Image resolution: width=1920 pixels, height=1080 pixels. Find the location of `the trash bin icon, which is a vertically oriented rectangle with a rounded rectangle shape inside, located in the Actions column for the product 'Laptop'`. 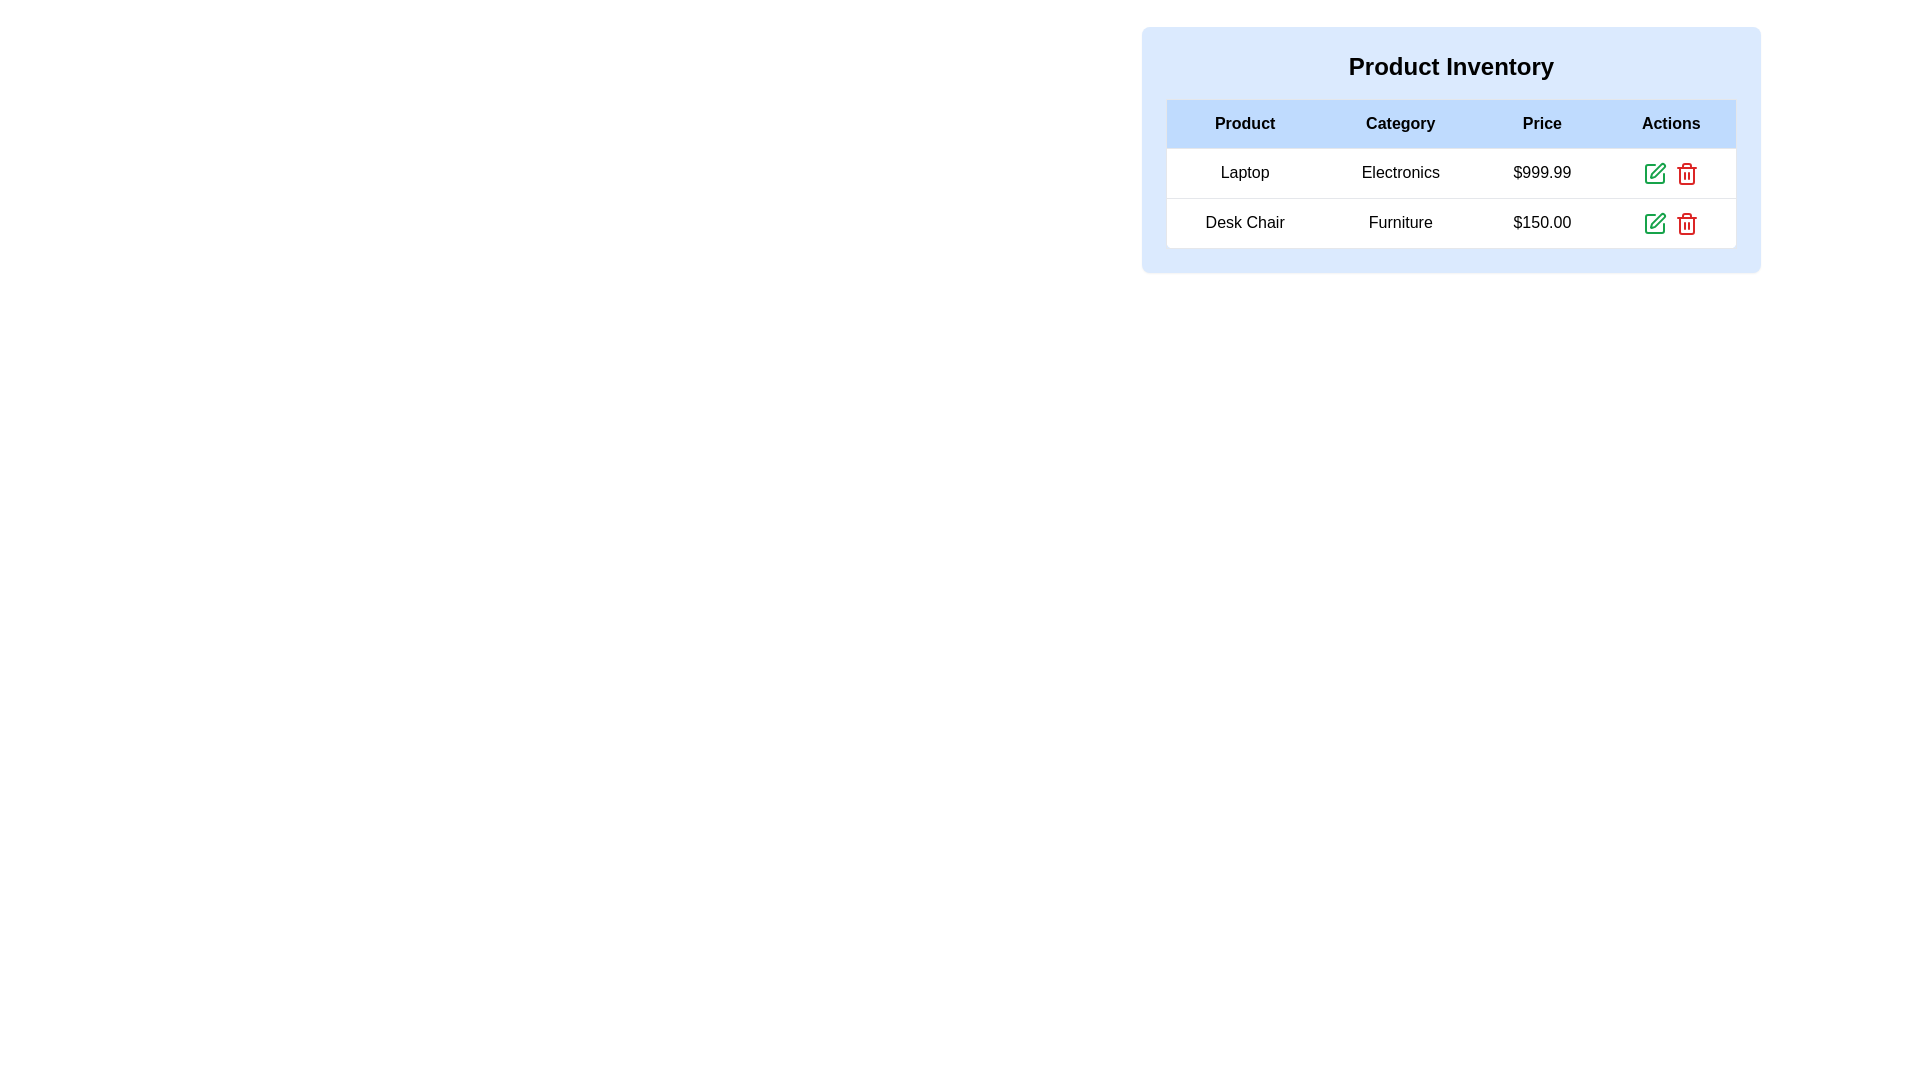

the trash bin icon, which is a vertically oriented rectangle with a rounded rectangle shape inside, located in the Actions column for the product 'Laptop' is located at coordinates (1686, 174).